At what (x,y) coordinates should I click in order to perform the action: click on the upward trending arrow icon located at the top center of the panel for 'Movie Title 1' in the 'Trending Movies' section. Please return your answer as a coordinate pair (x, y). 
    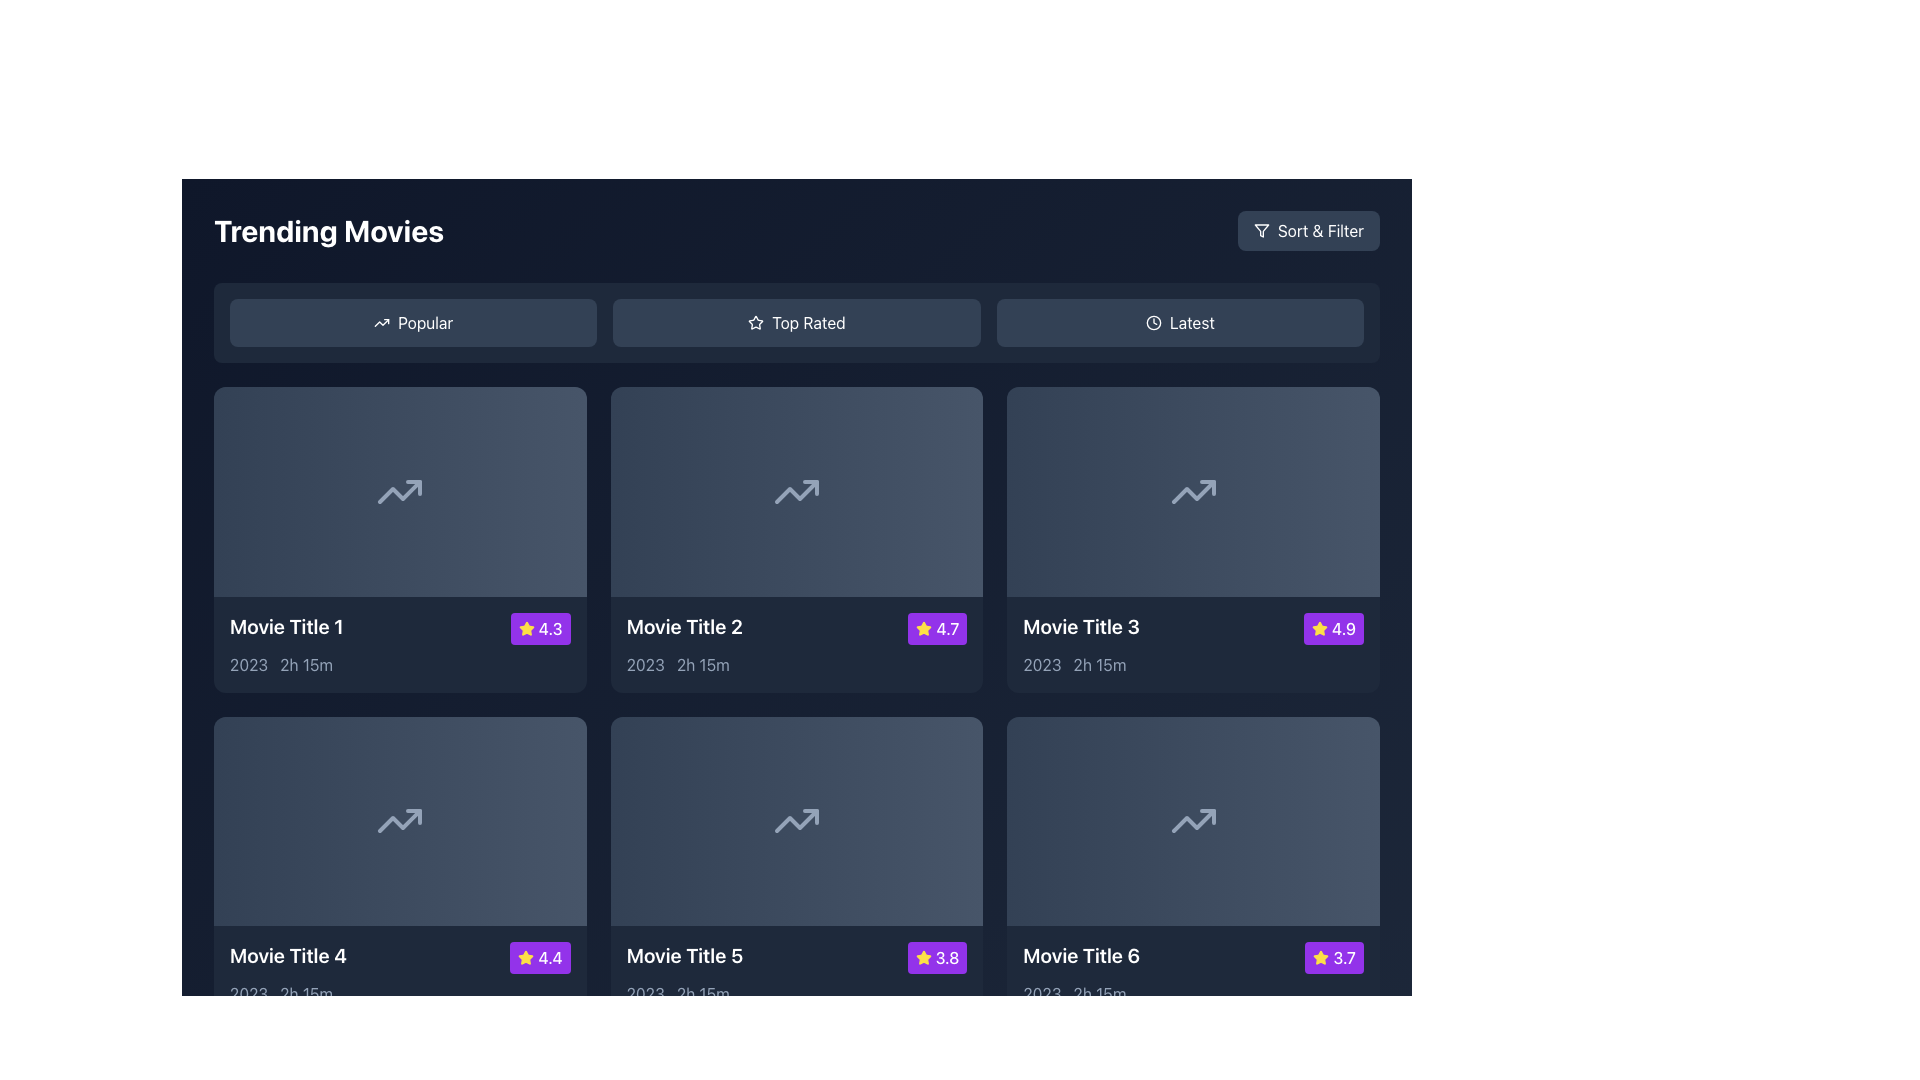
    Looking at the image, I should click on (400, 491).